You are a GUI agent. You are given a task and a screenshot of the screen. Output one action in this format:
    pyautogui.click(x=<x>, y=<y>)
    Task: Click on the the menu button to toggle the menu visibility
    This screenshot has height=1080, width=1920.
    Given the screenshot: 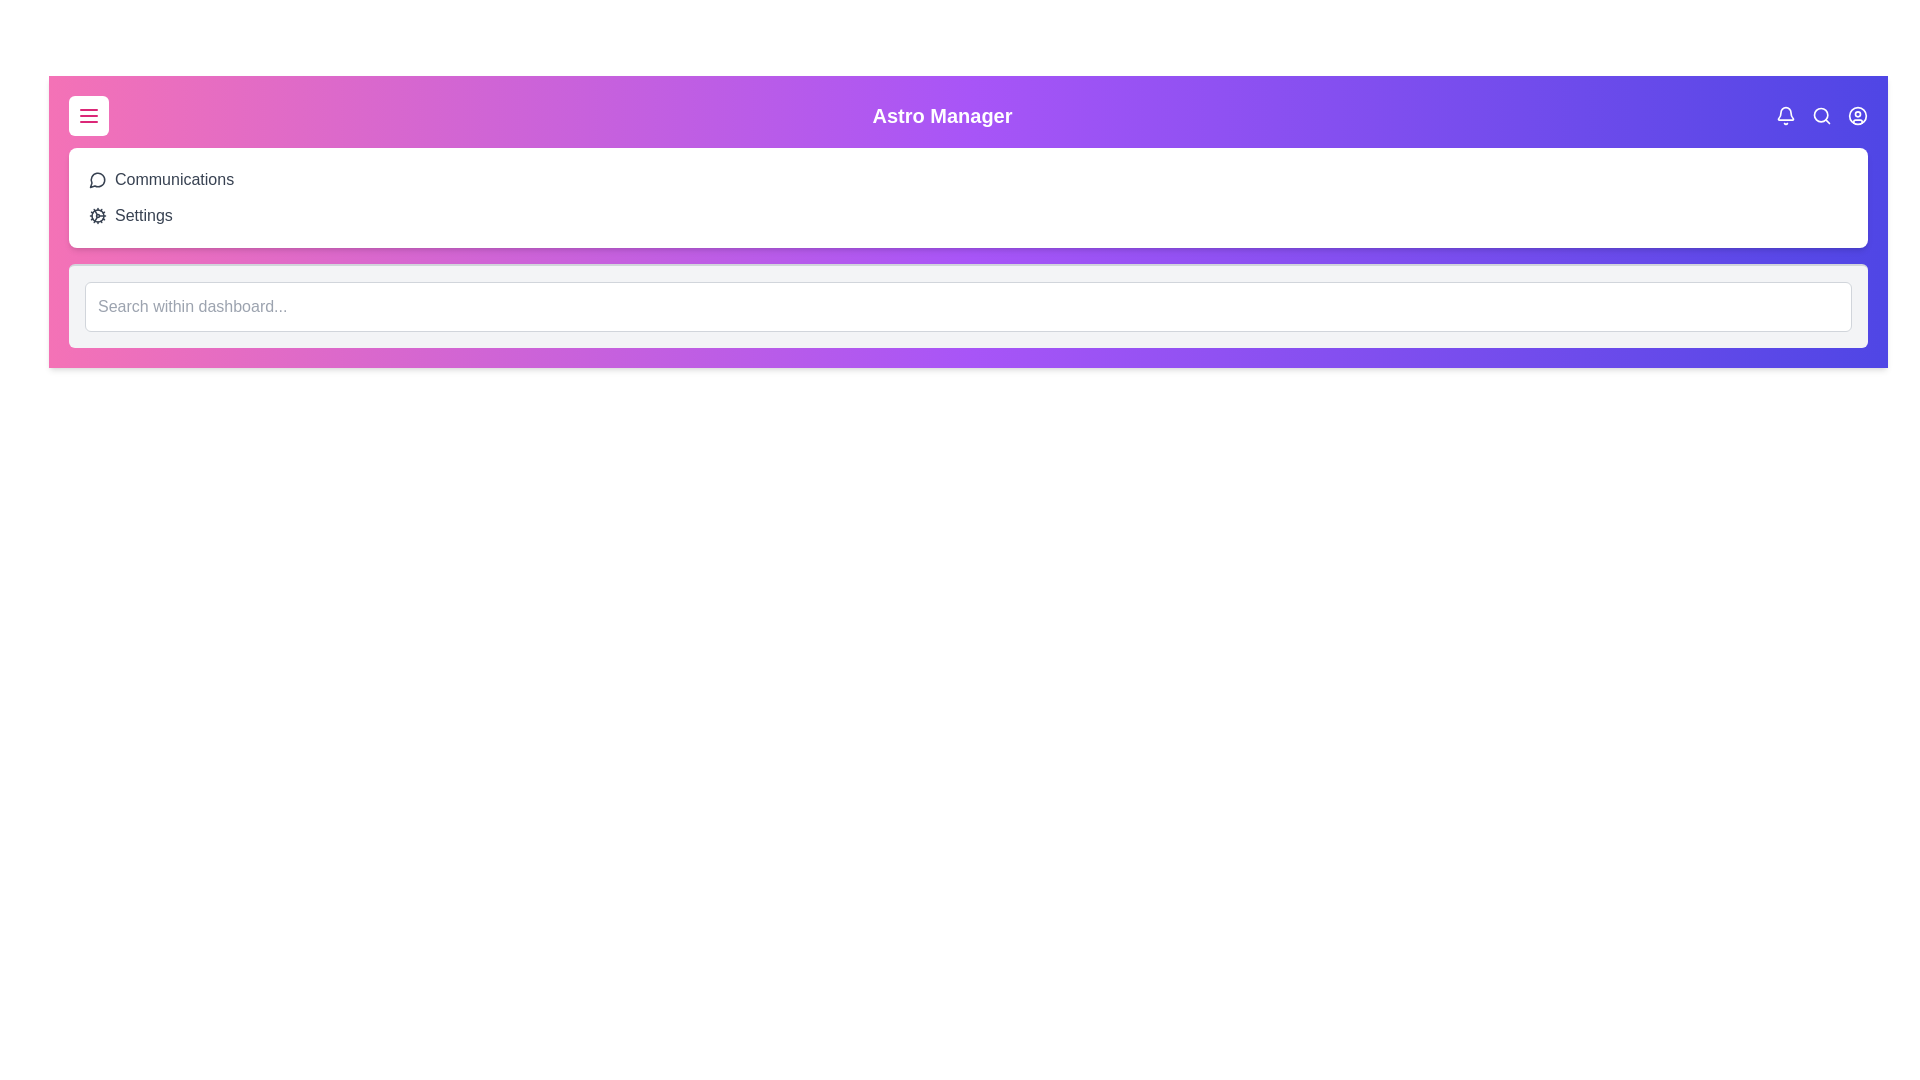 What is the action you would take?
    pyautogui.click(x=88, y=115)
    